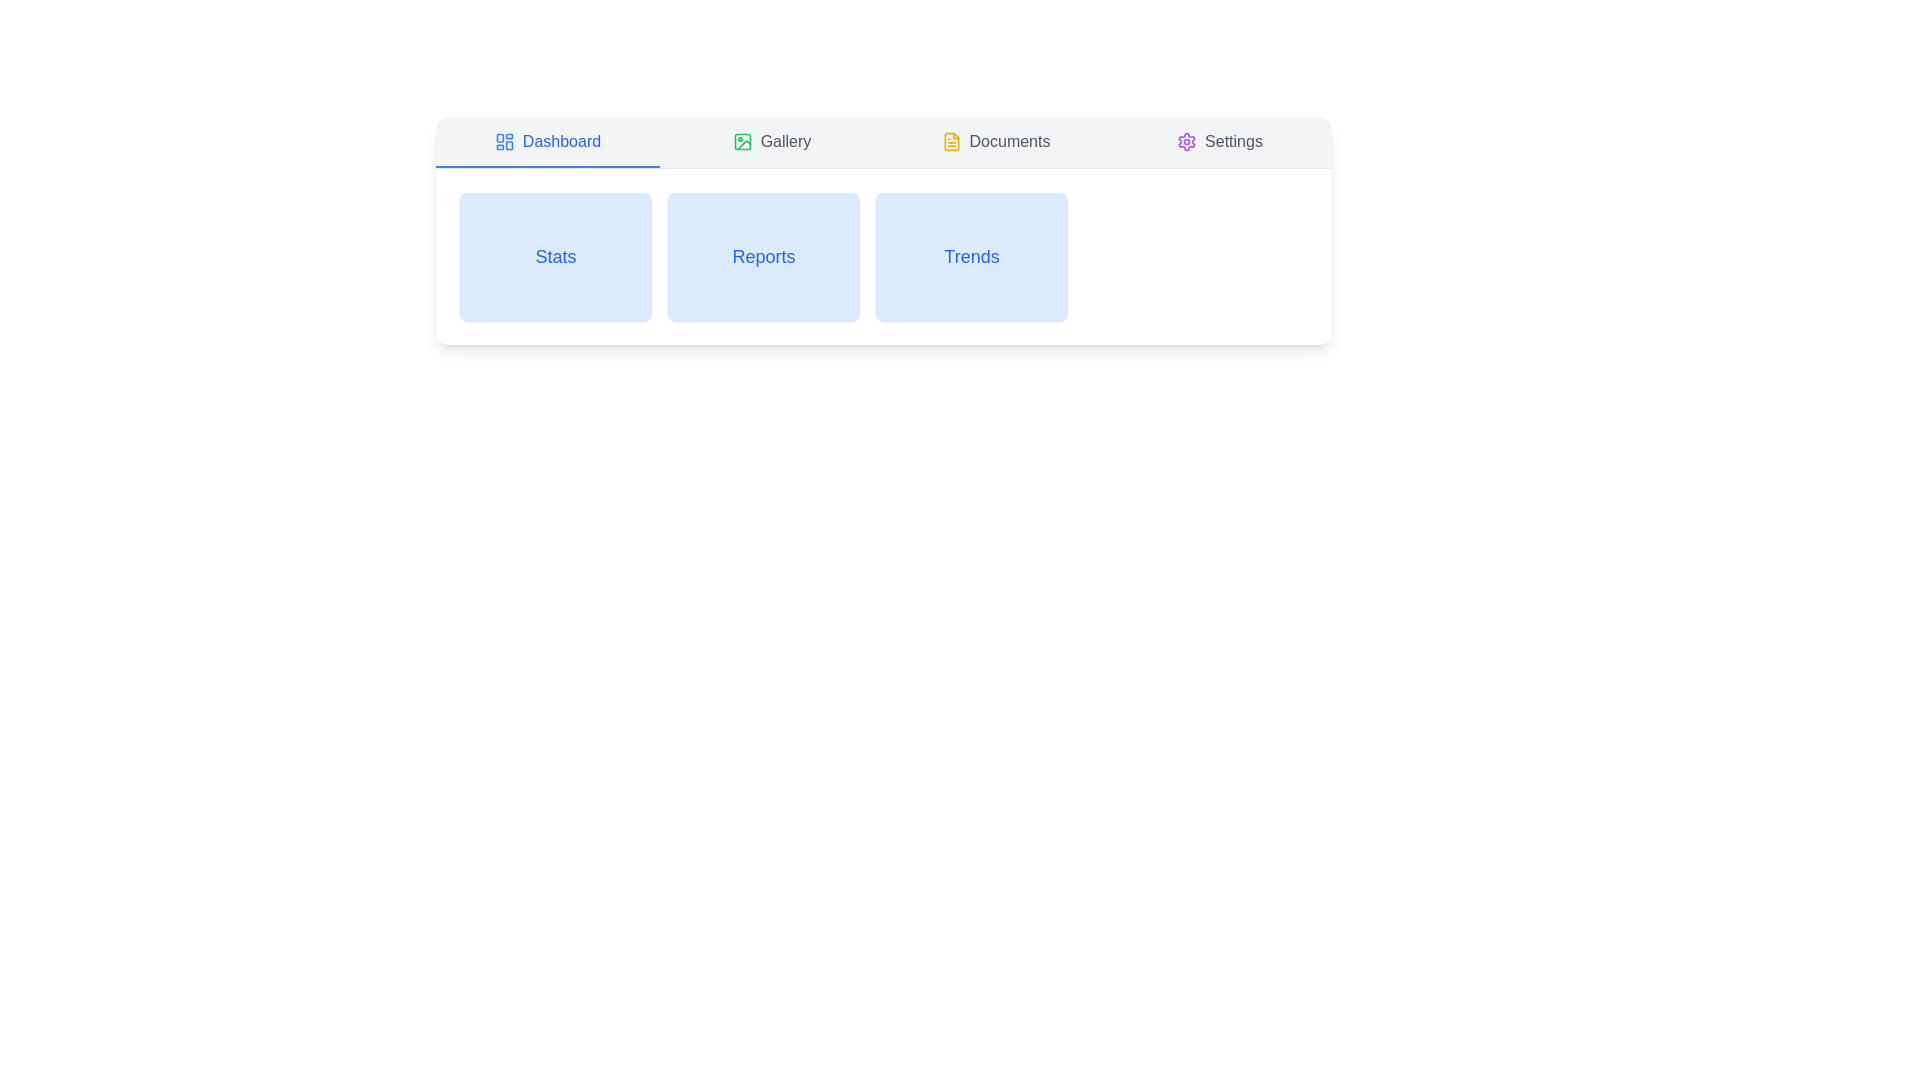 Image resolution: width=1920 pixels, height=1080 pixels. Describe the element at coordinates (1218, 141) in the screenshot. I see `the settings button located in the top navigation bar, the fourth item after 'Dashboard', 'Gallery', and 'Documents'` at that location.